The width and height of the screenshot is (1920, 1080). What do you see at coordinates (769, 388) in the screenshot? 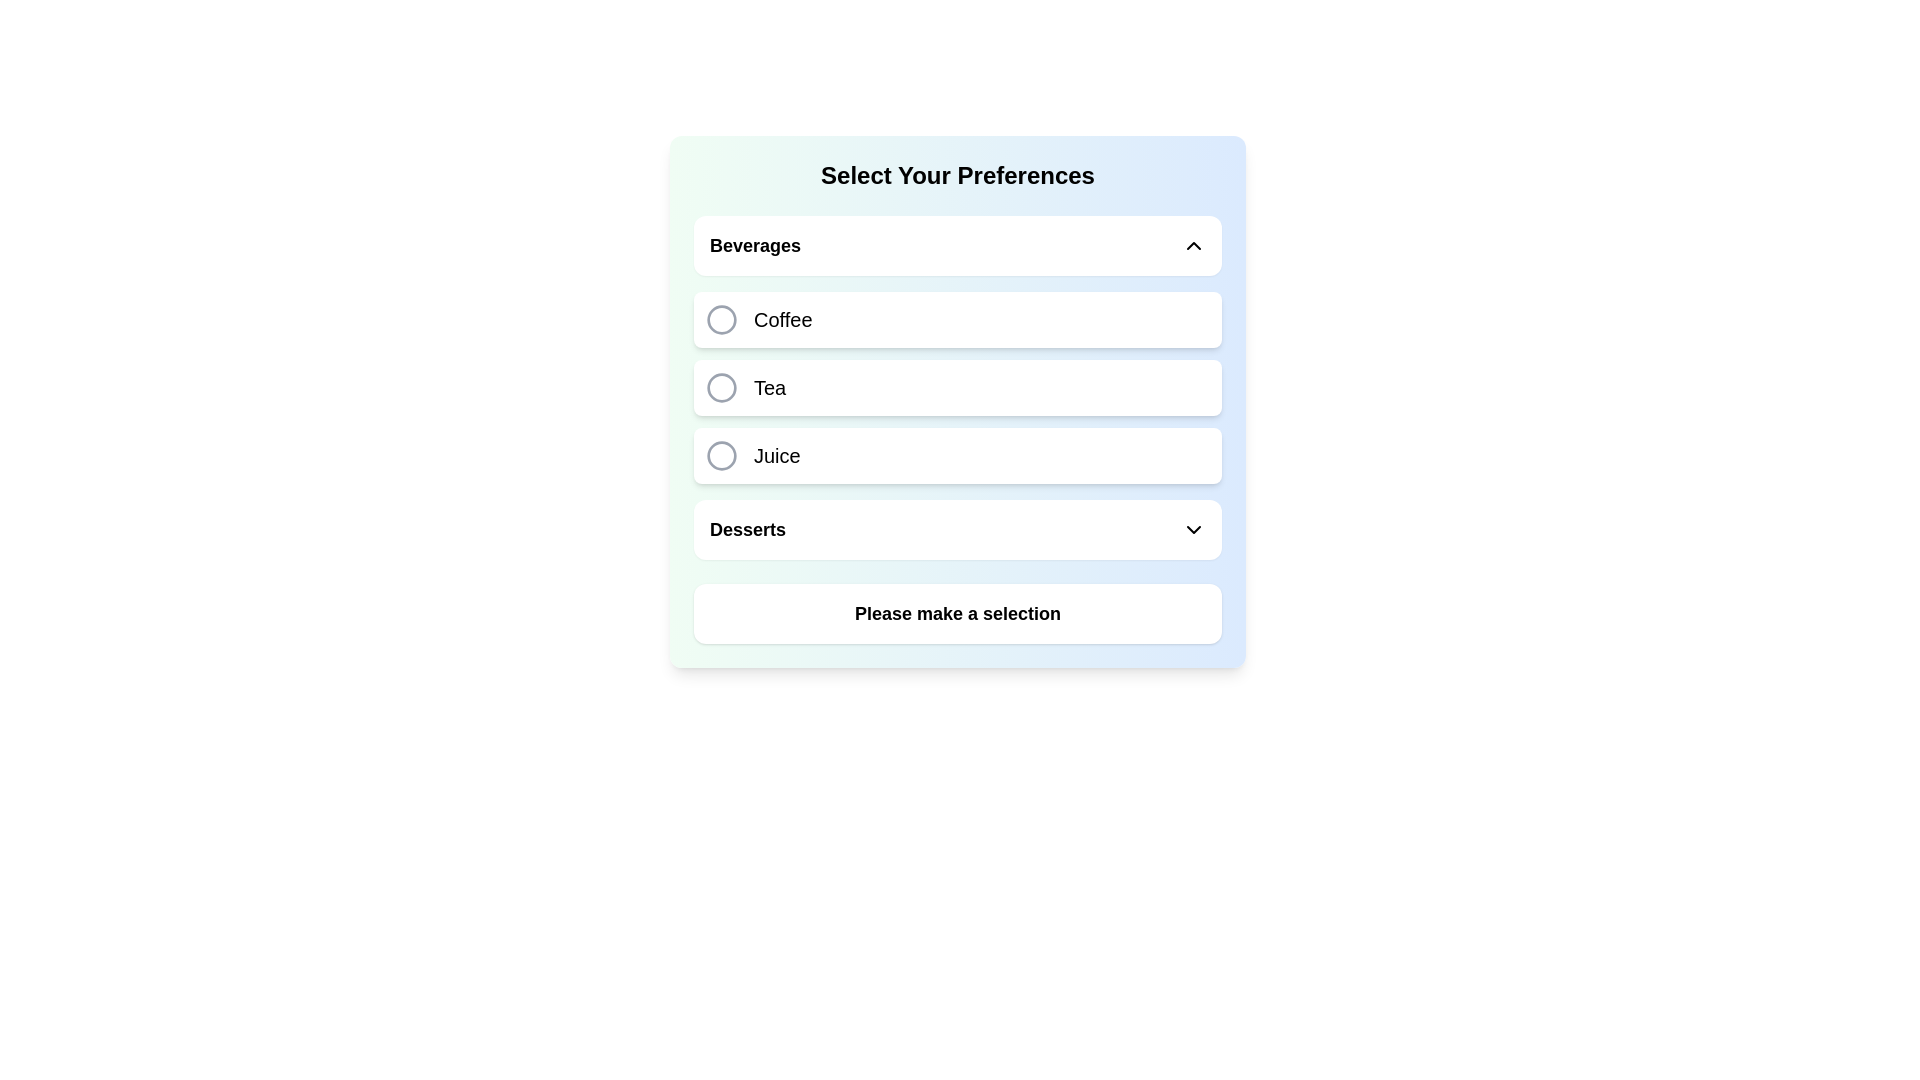
I see `the text label displaying 'Tea', which is located in the selection option row under 'Beverages', between 'Coffee' and 'Juice'` at bounding box center [769, 388].